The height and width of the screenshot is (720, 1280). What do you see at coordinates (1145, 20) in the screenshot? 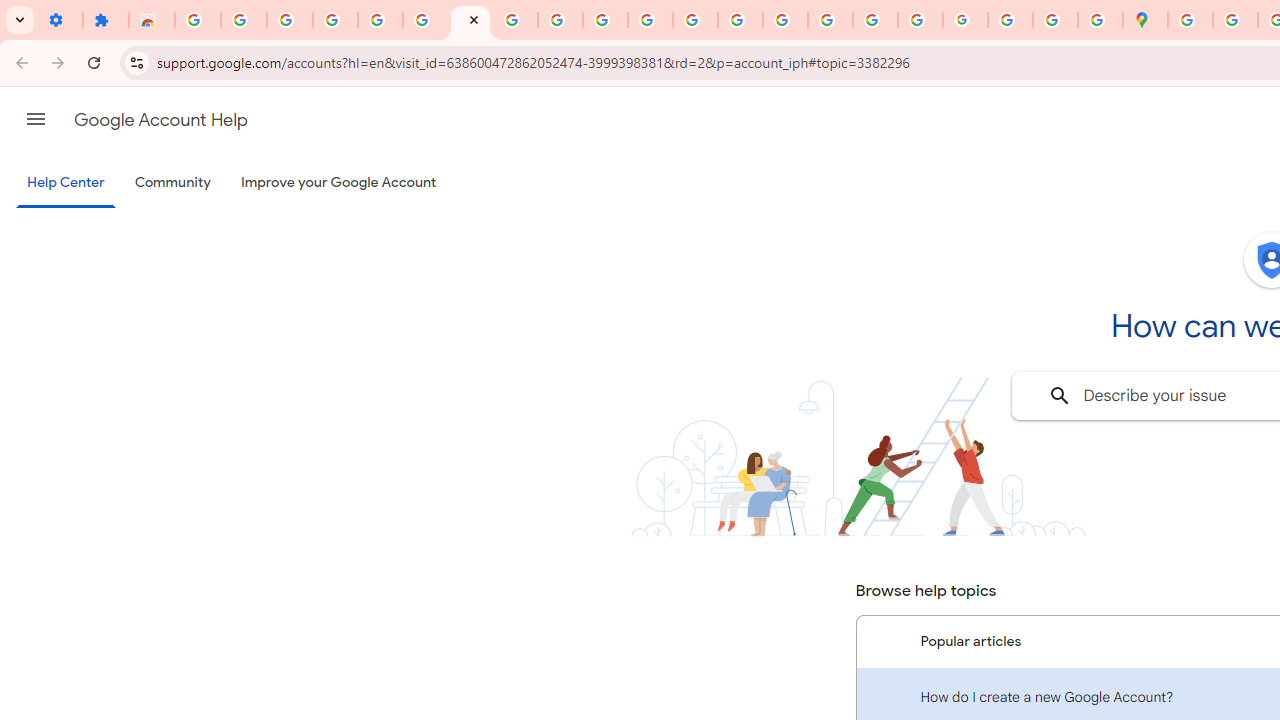
I see `'Google Maps'` at bounding box center [1145, 20].